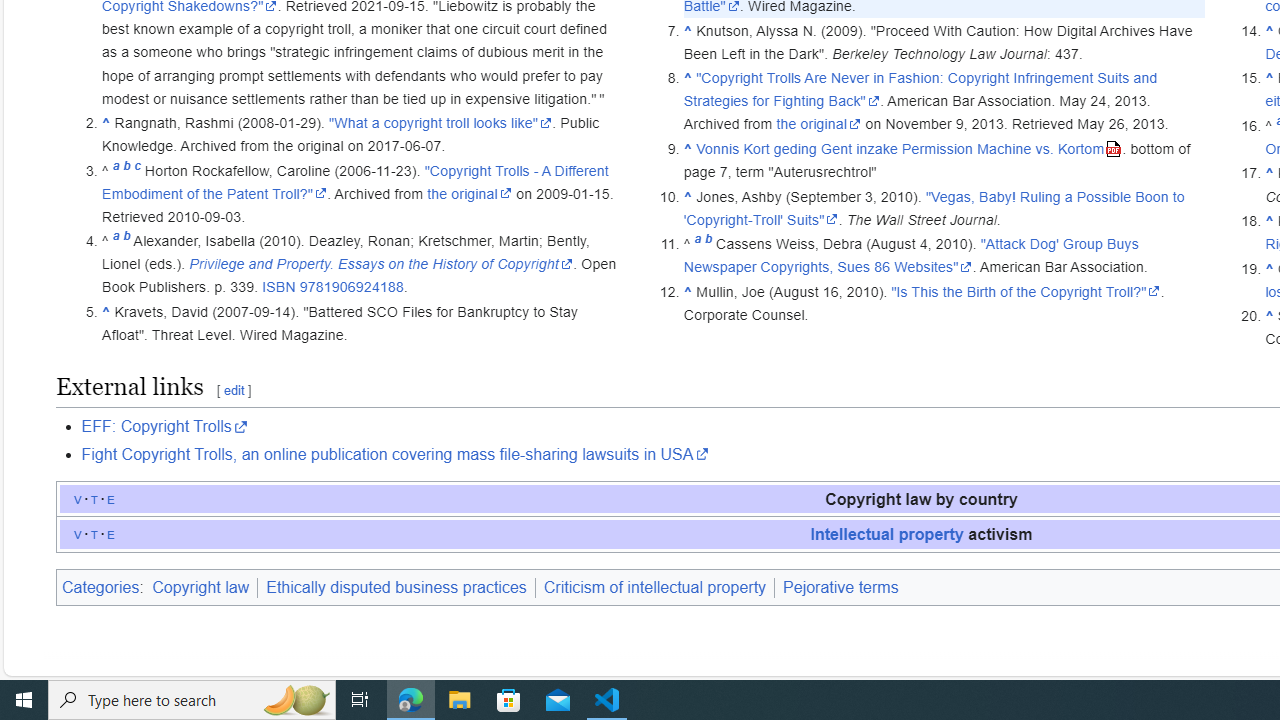  I want to click on 'Ethically disputed business practices', so click(396, 586).